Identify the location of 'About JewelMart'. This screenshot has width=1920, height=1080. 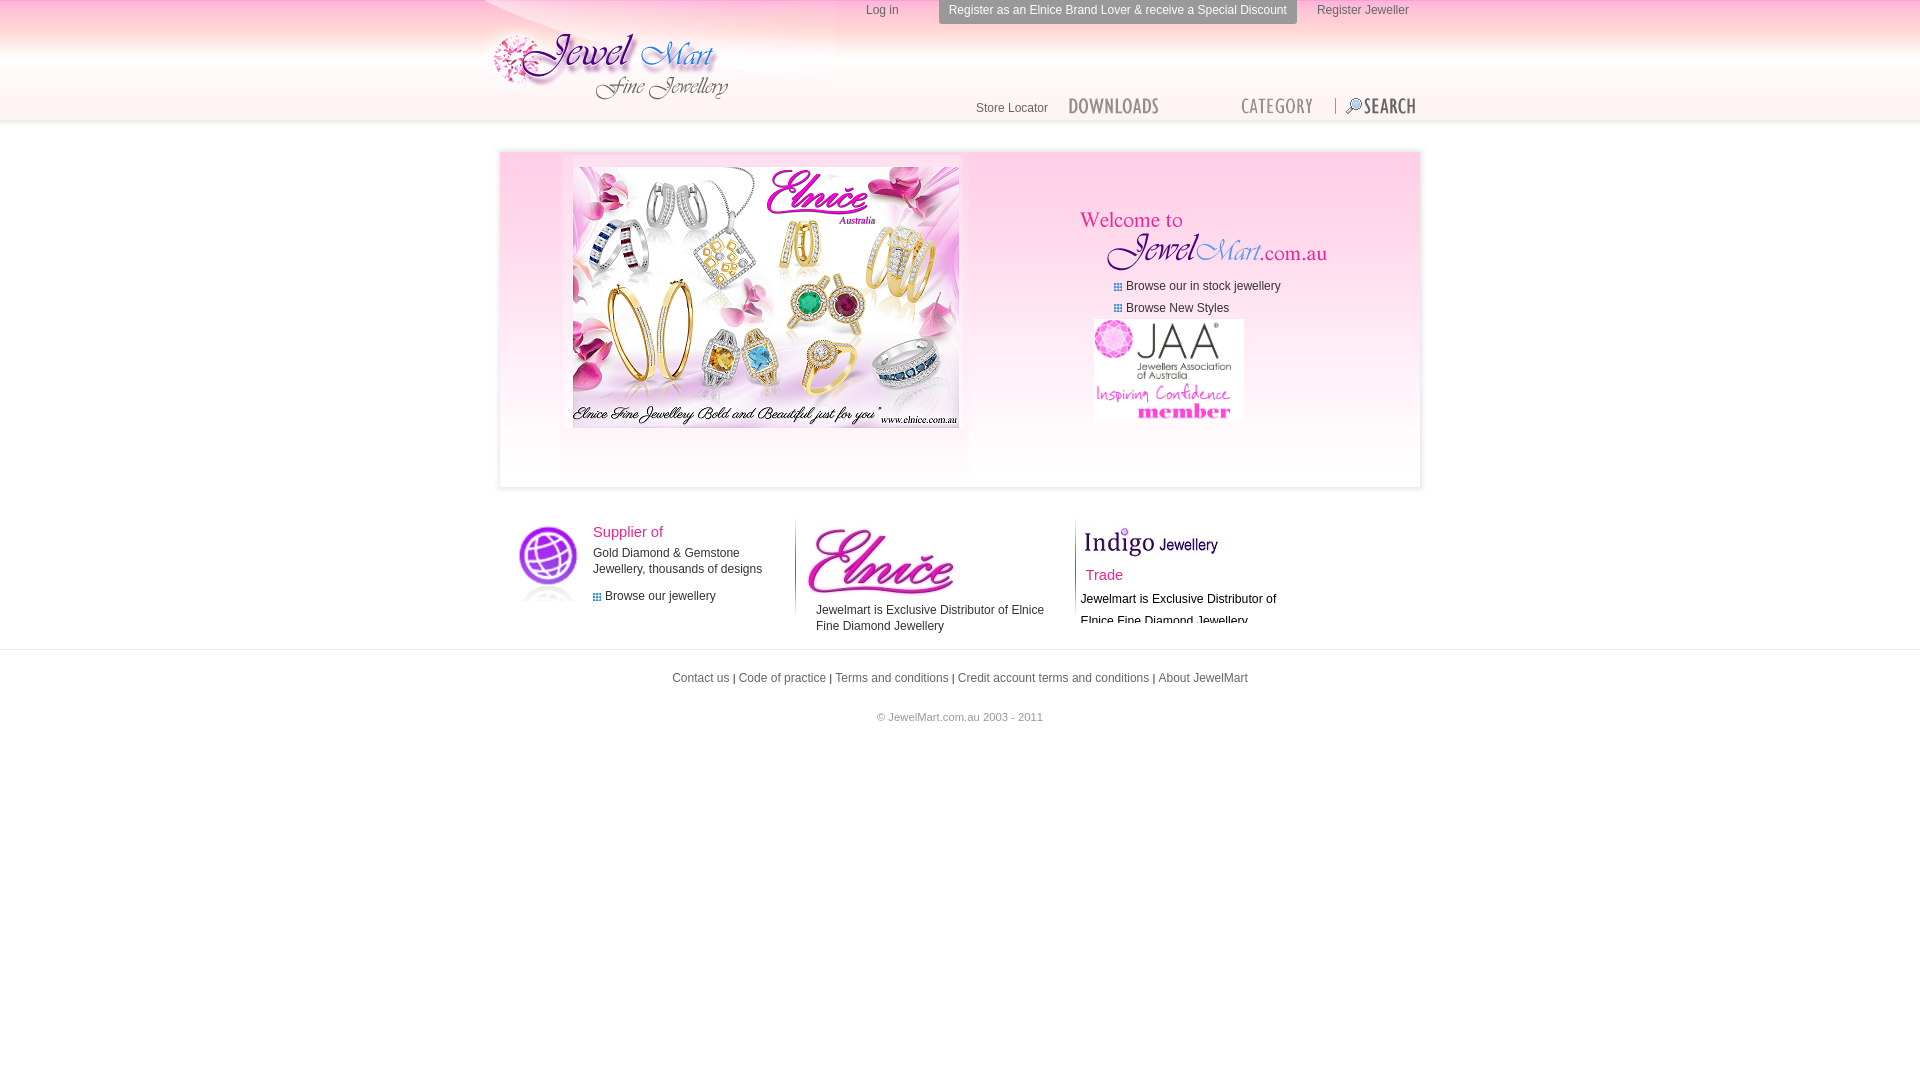
(1201, 677).